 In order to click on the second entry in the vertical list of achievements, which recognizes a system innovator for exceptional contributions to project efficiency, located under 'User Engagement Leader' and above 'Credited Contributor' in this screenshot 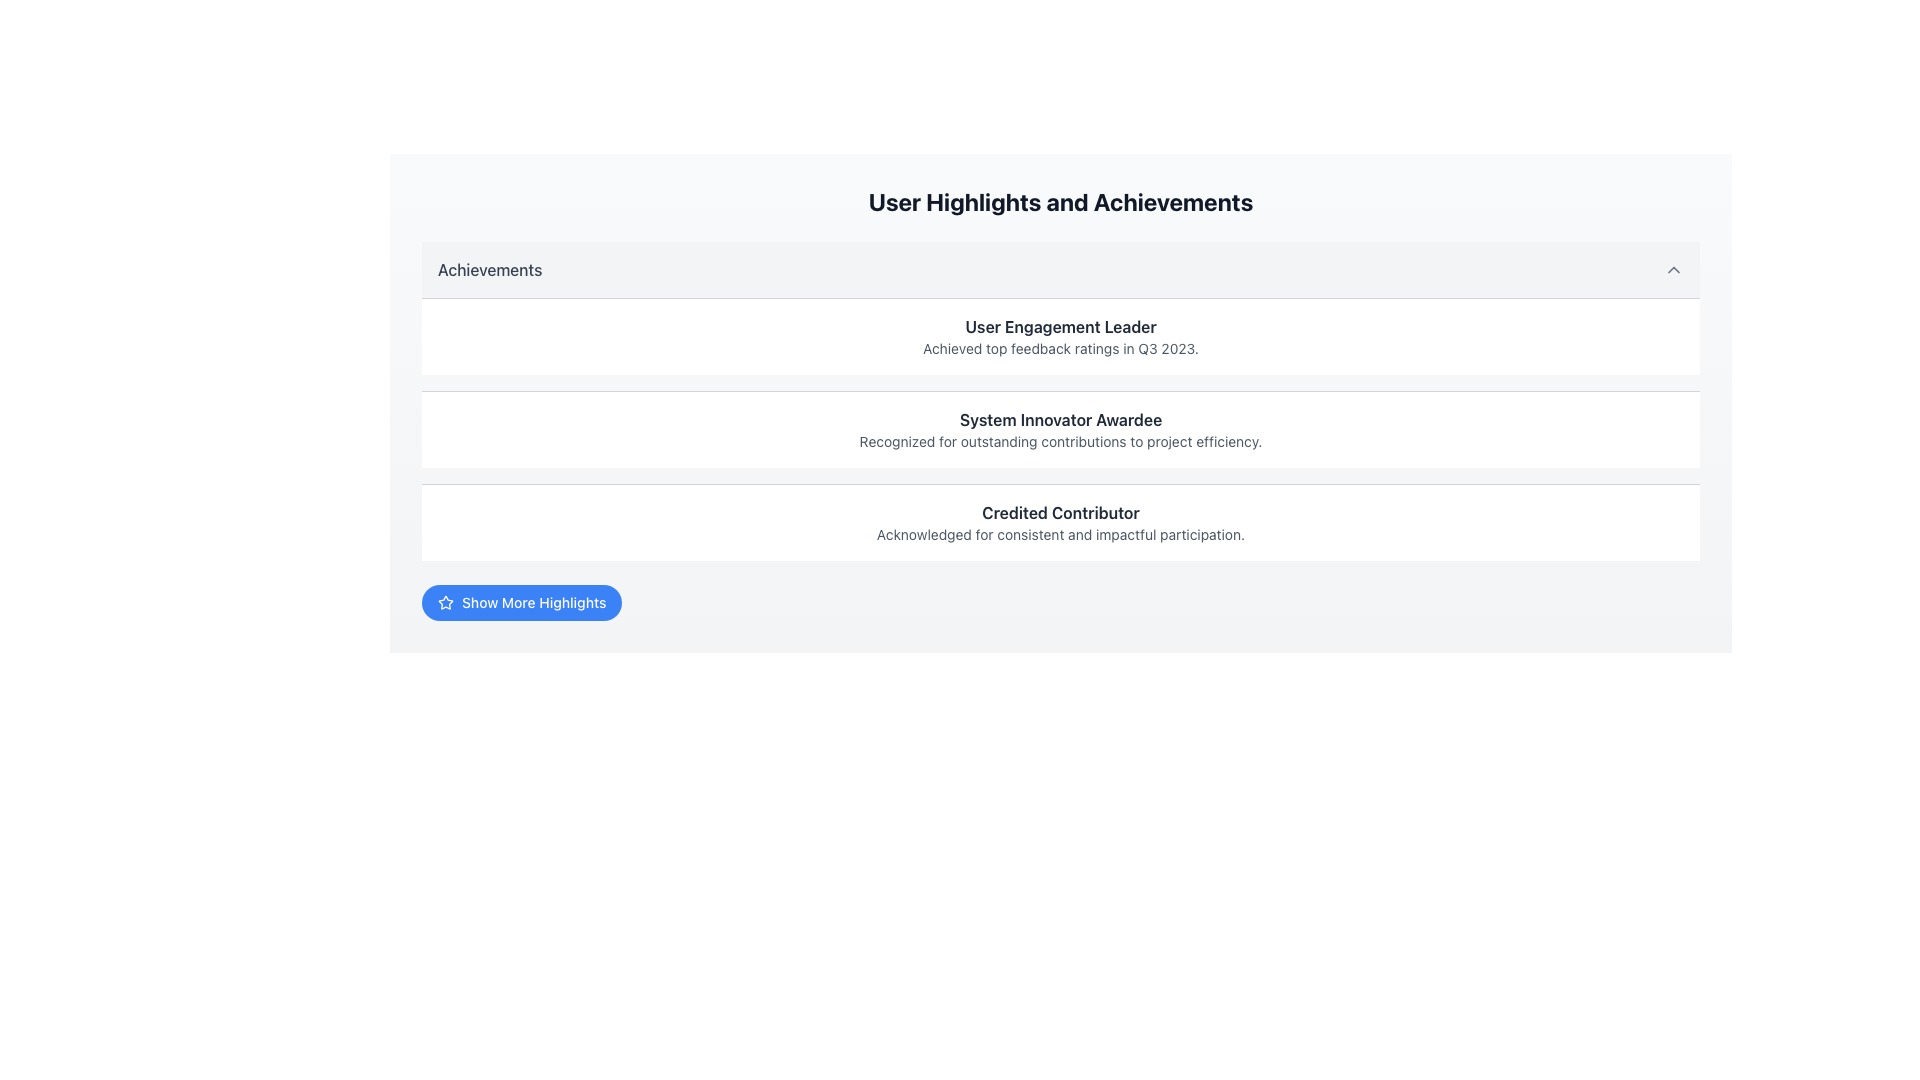, I will do `click(1059, 428)`.